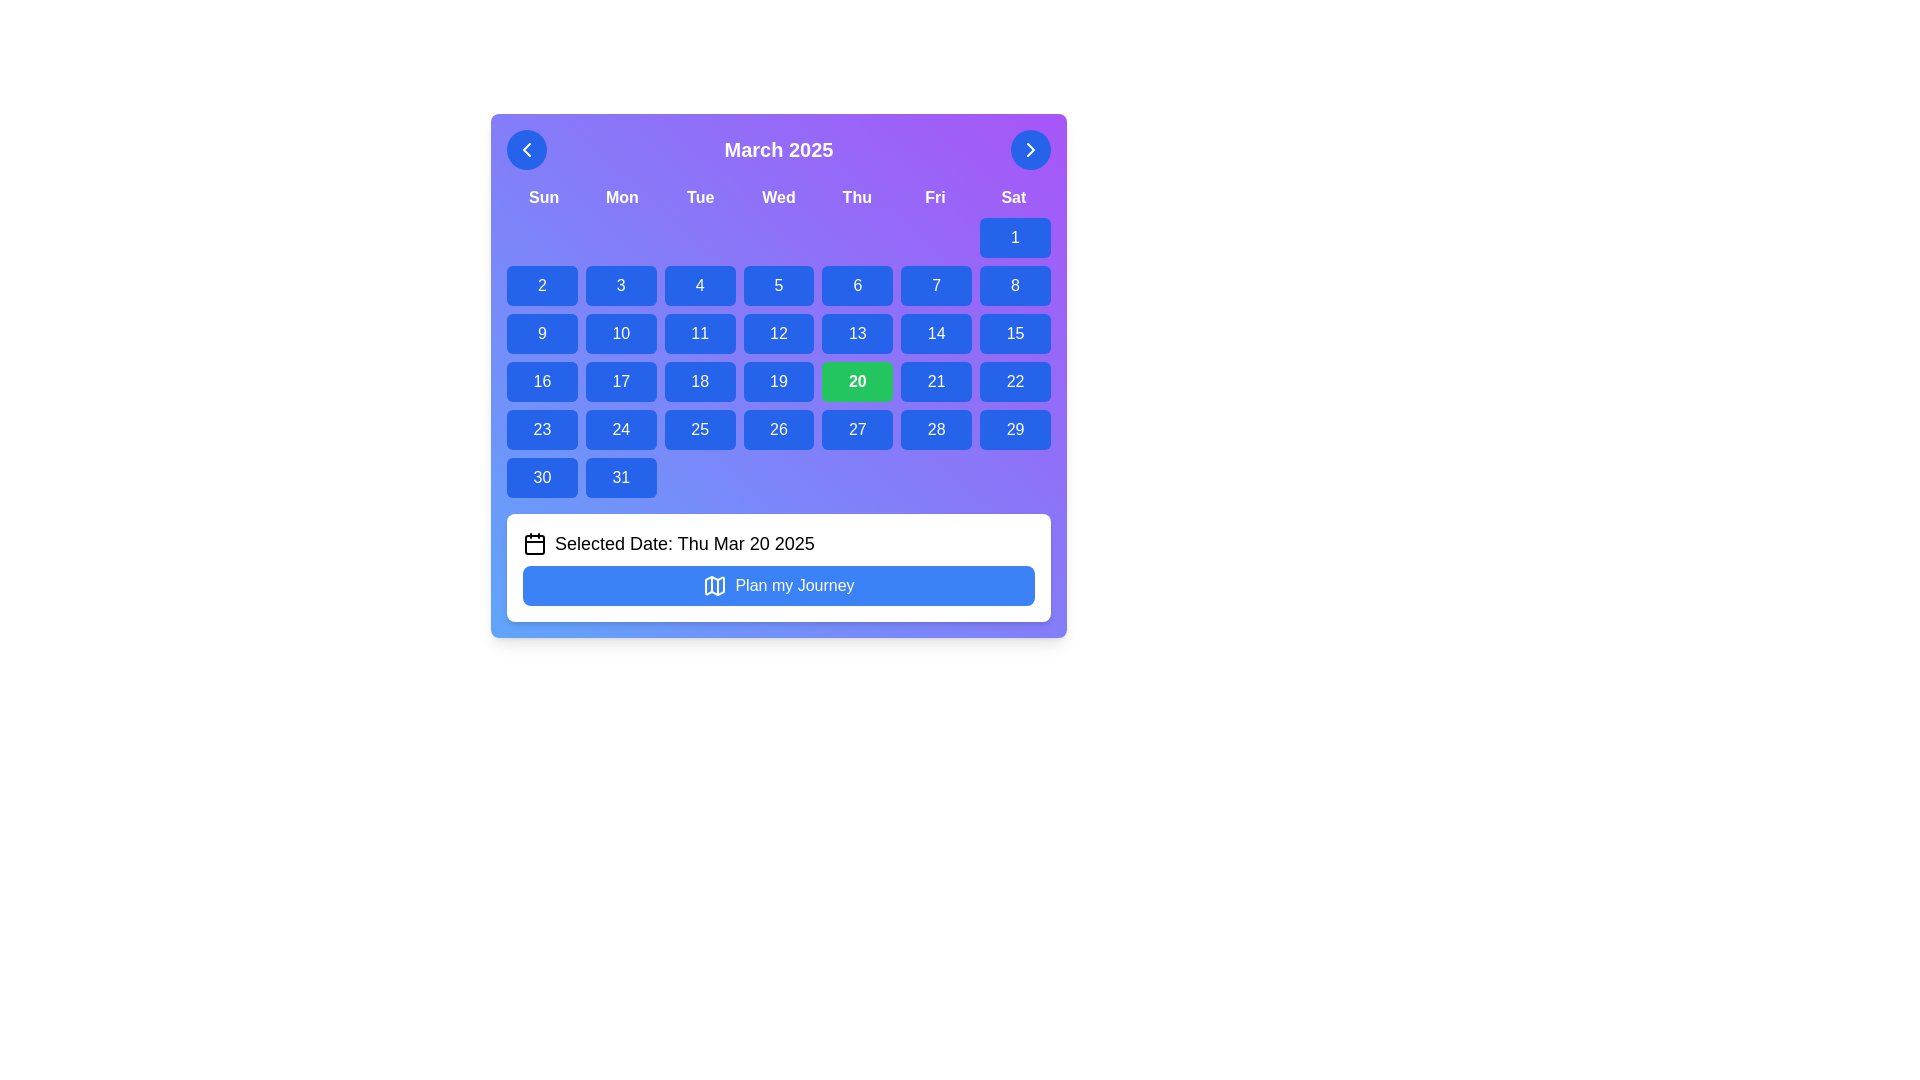  What do you see at coordinates (542, 285) in the screenshot?
I see `the button representing the date '2' in the monthly calendar interface` at bounding box center [542, 285].